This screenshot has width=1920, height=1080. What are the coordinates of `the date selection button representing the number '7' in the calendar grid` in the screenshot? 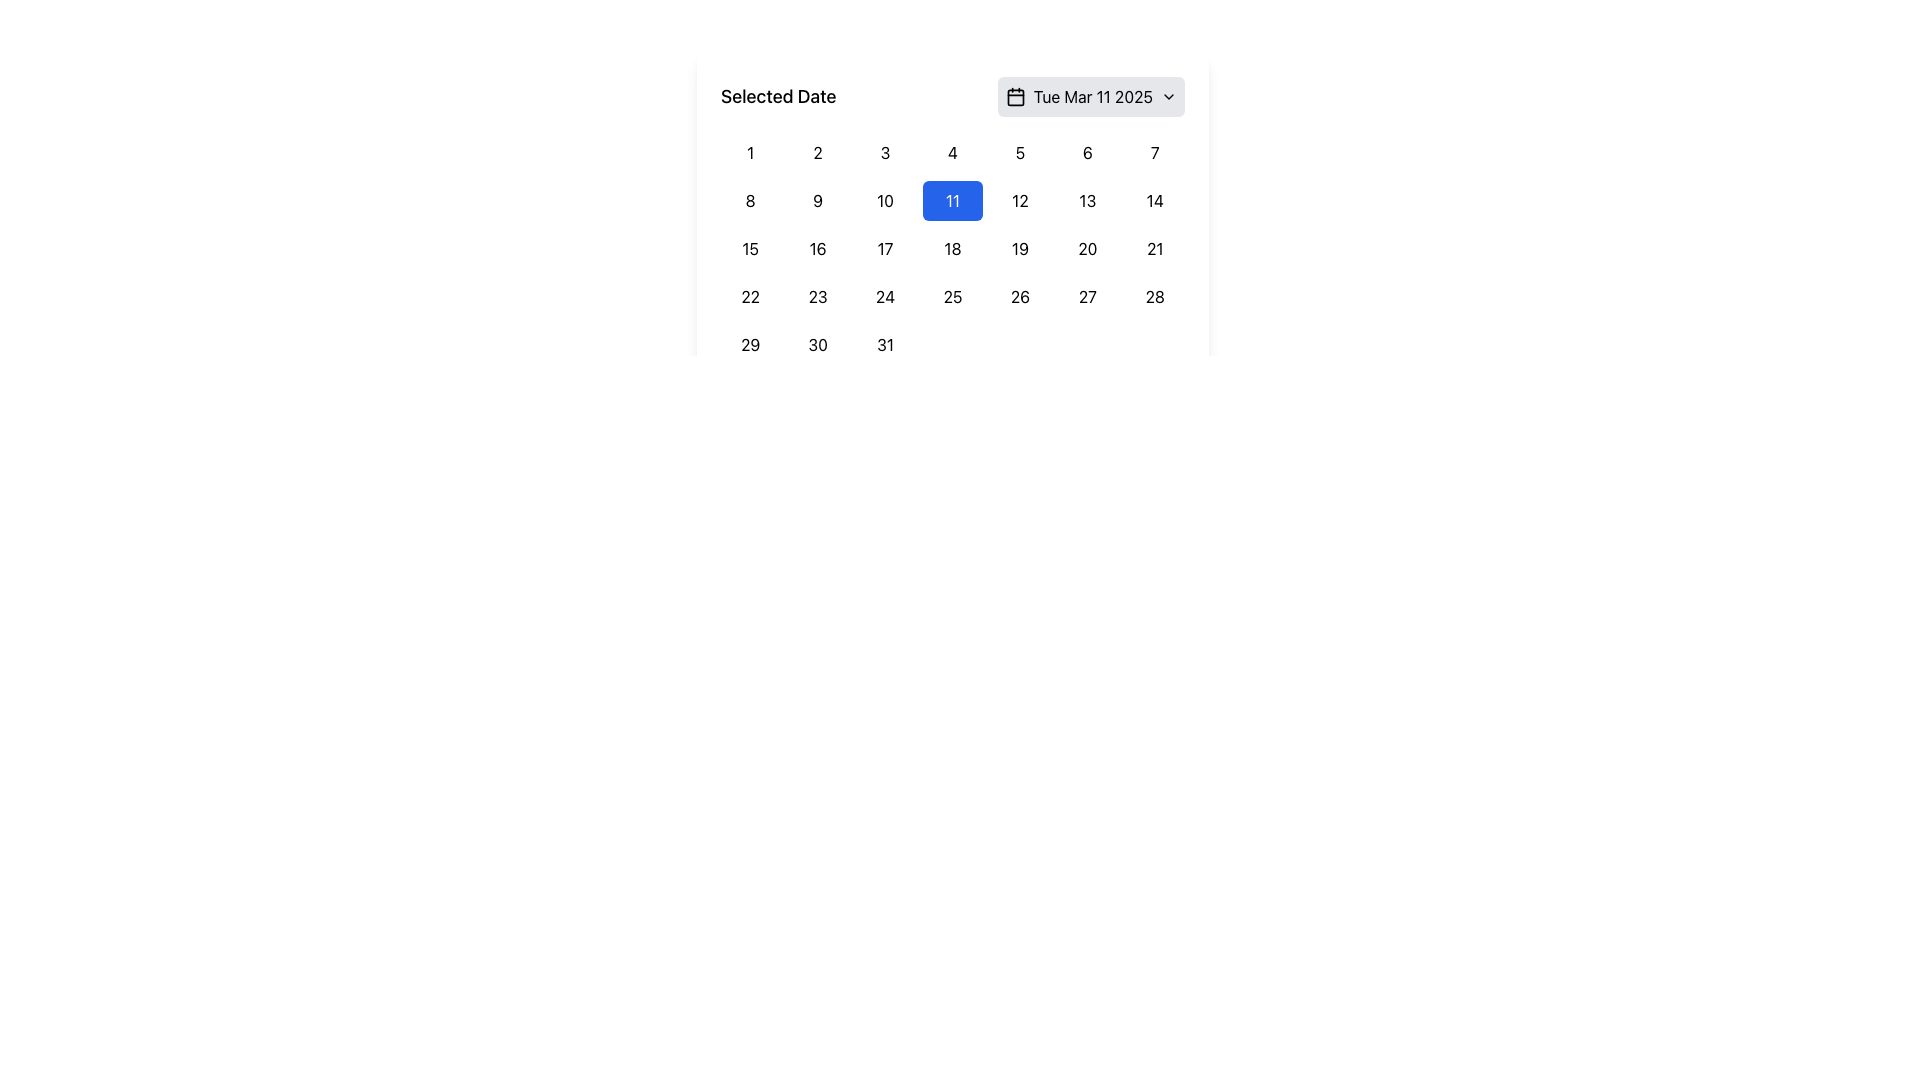 It's located at (1155, 152).